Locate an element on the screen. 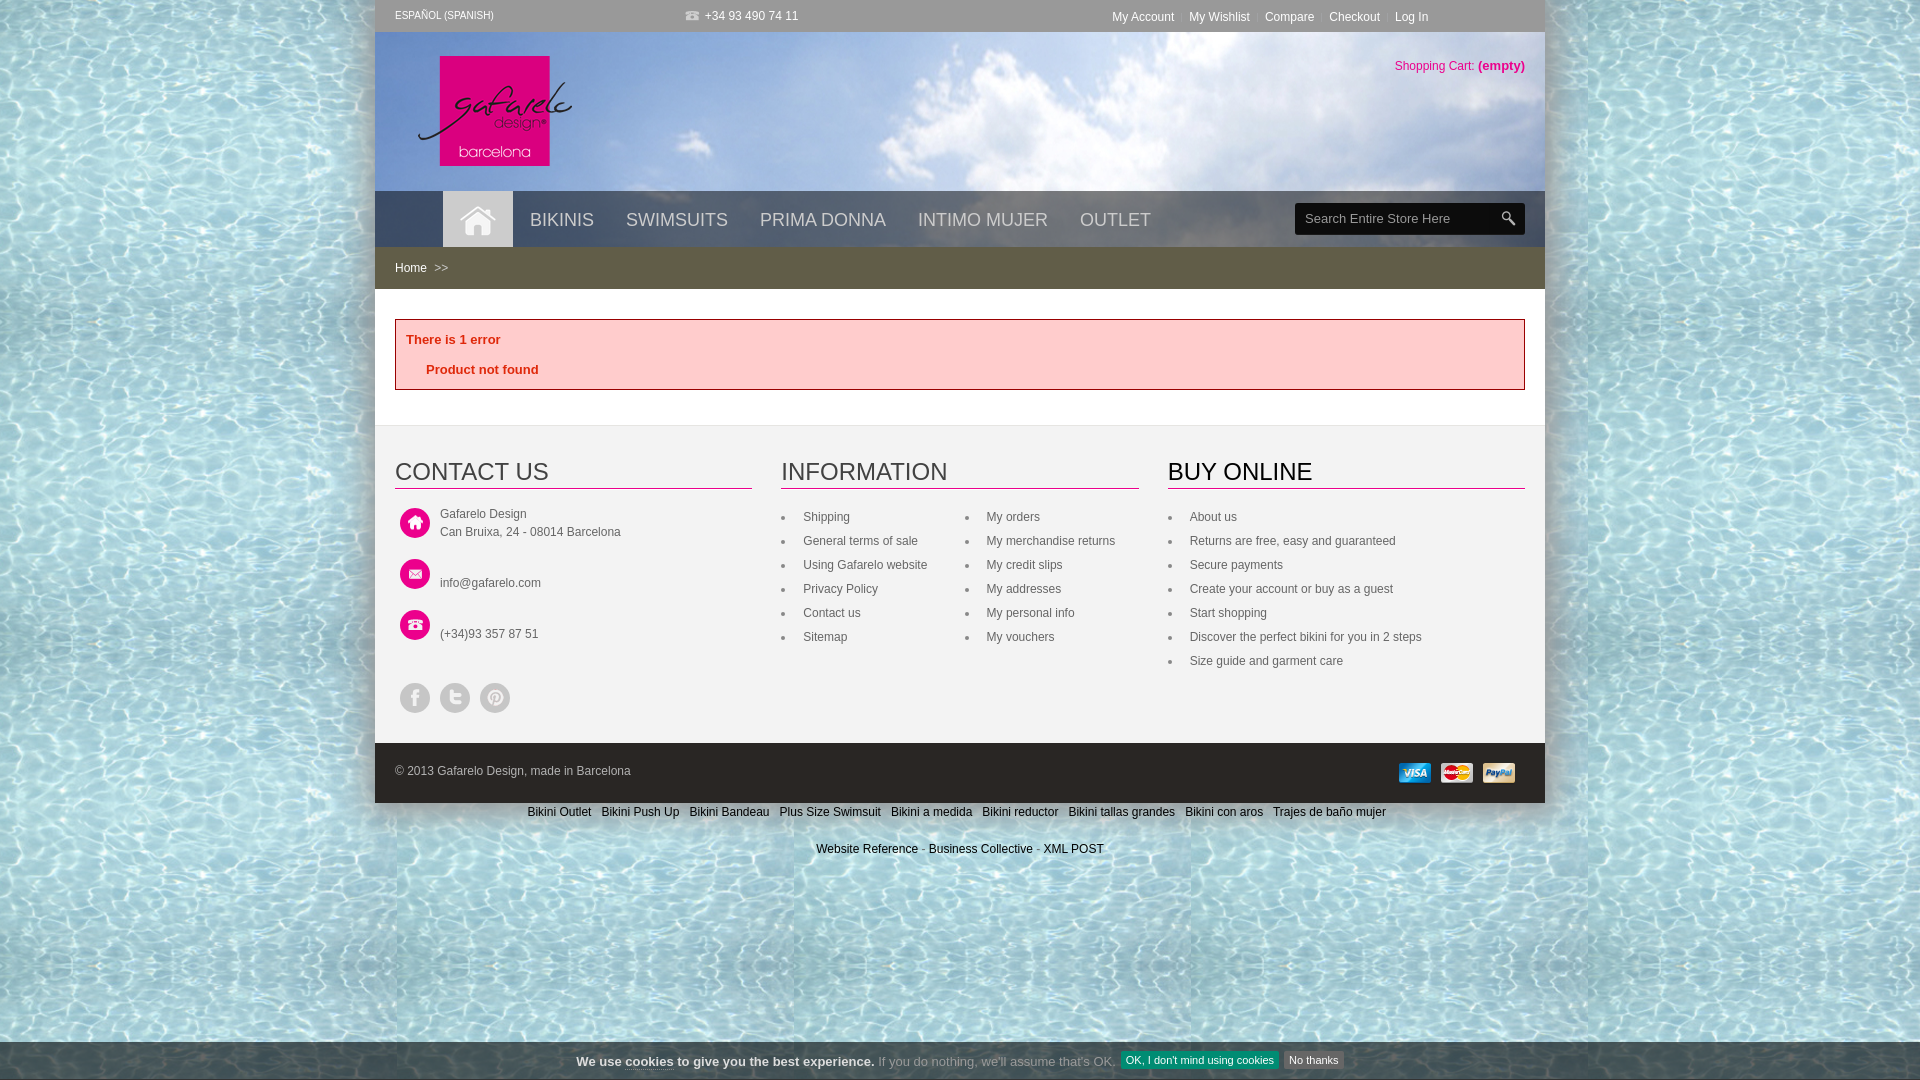 This screenshot has width=1920, height=1080. 'Discover the perfect bikini for you in 2 steps' is located at coordinates (1303, 636).